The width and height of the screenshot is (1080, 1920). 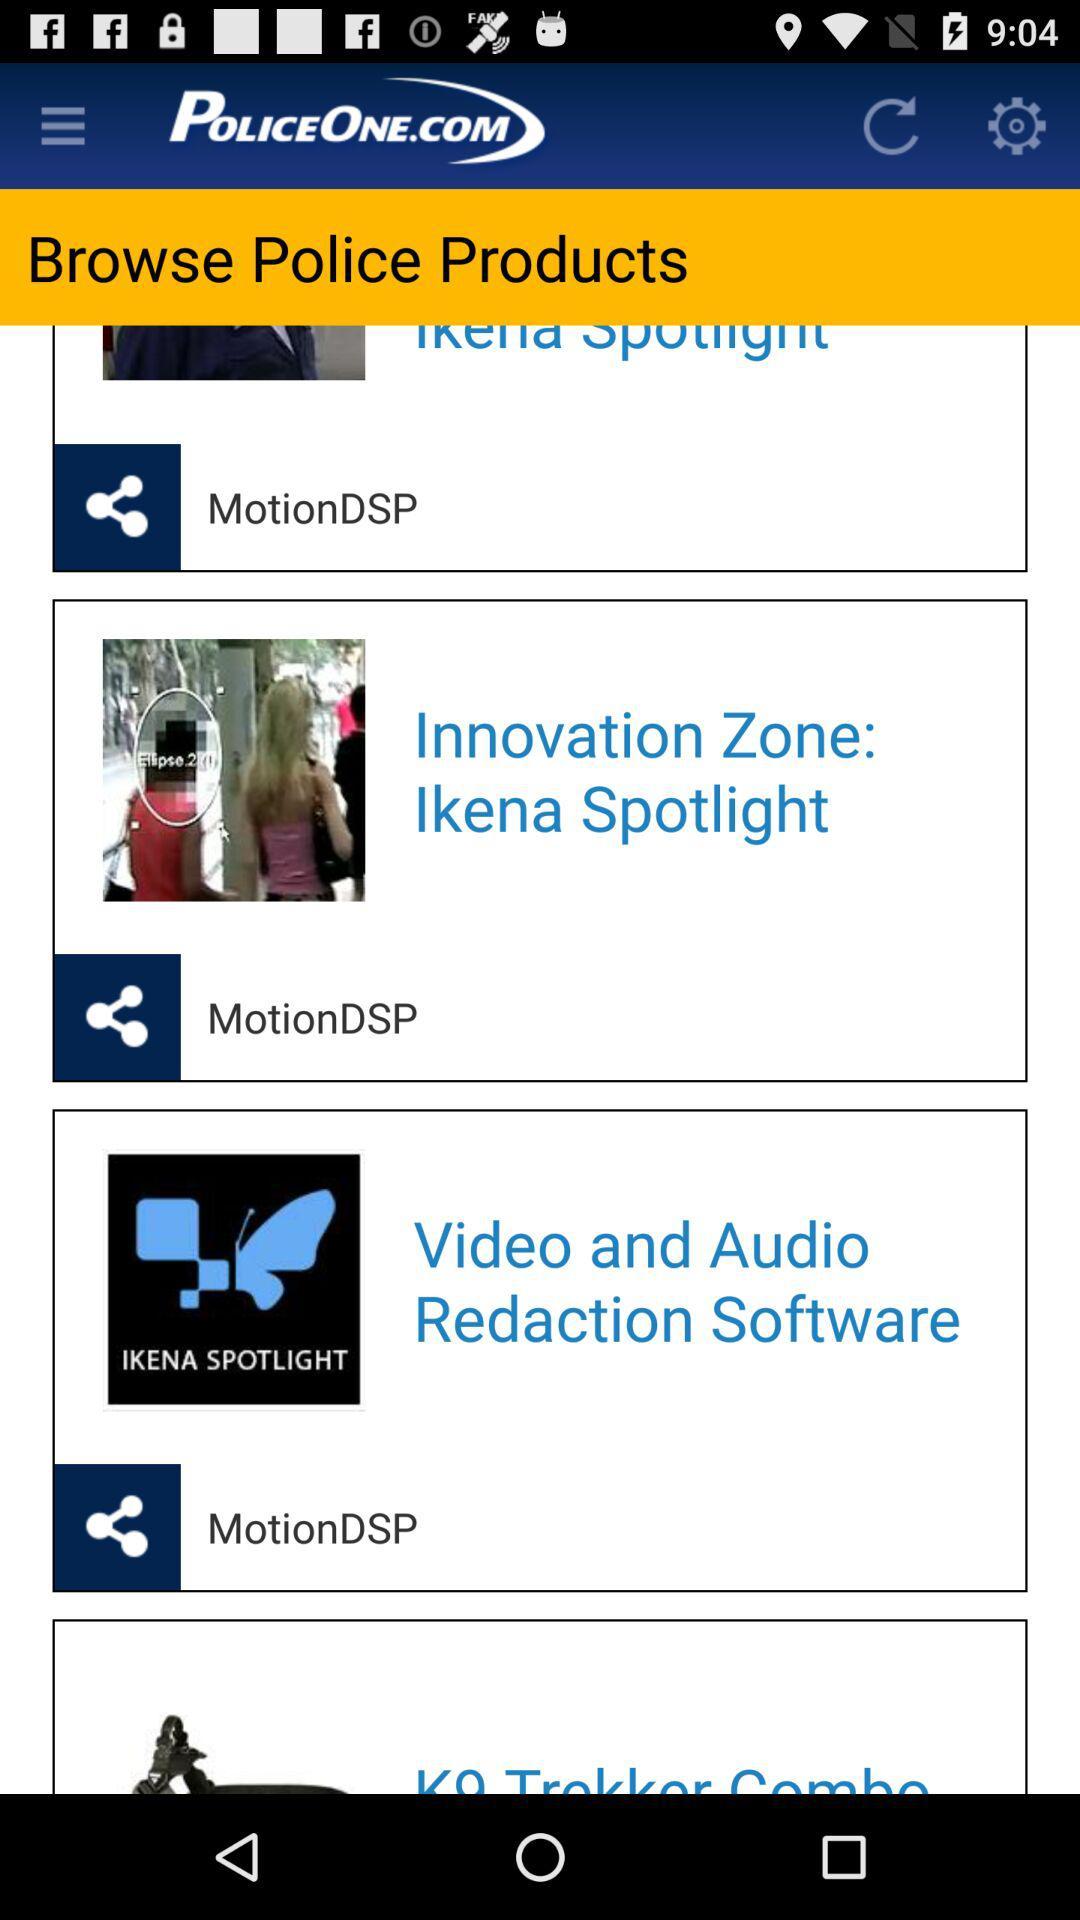 What do you see at coordinates (1017, 124) in the screenshot?
I see `open settings meu` at bounding box center [1017, 124].